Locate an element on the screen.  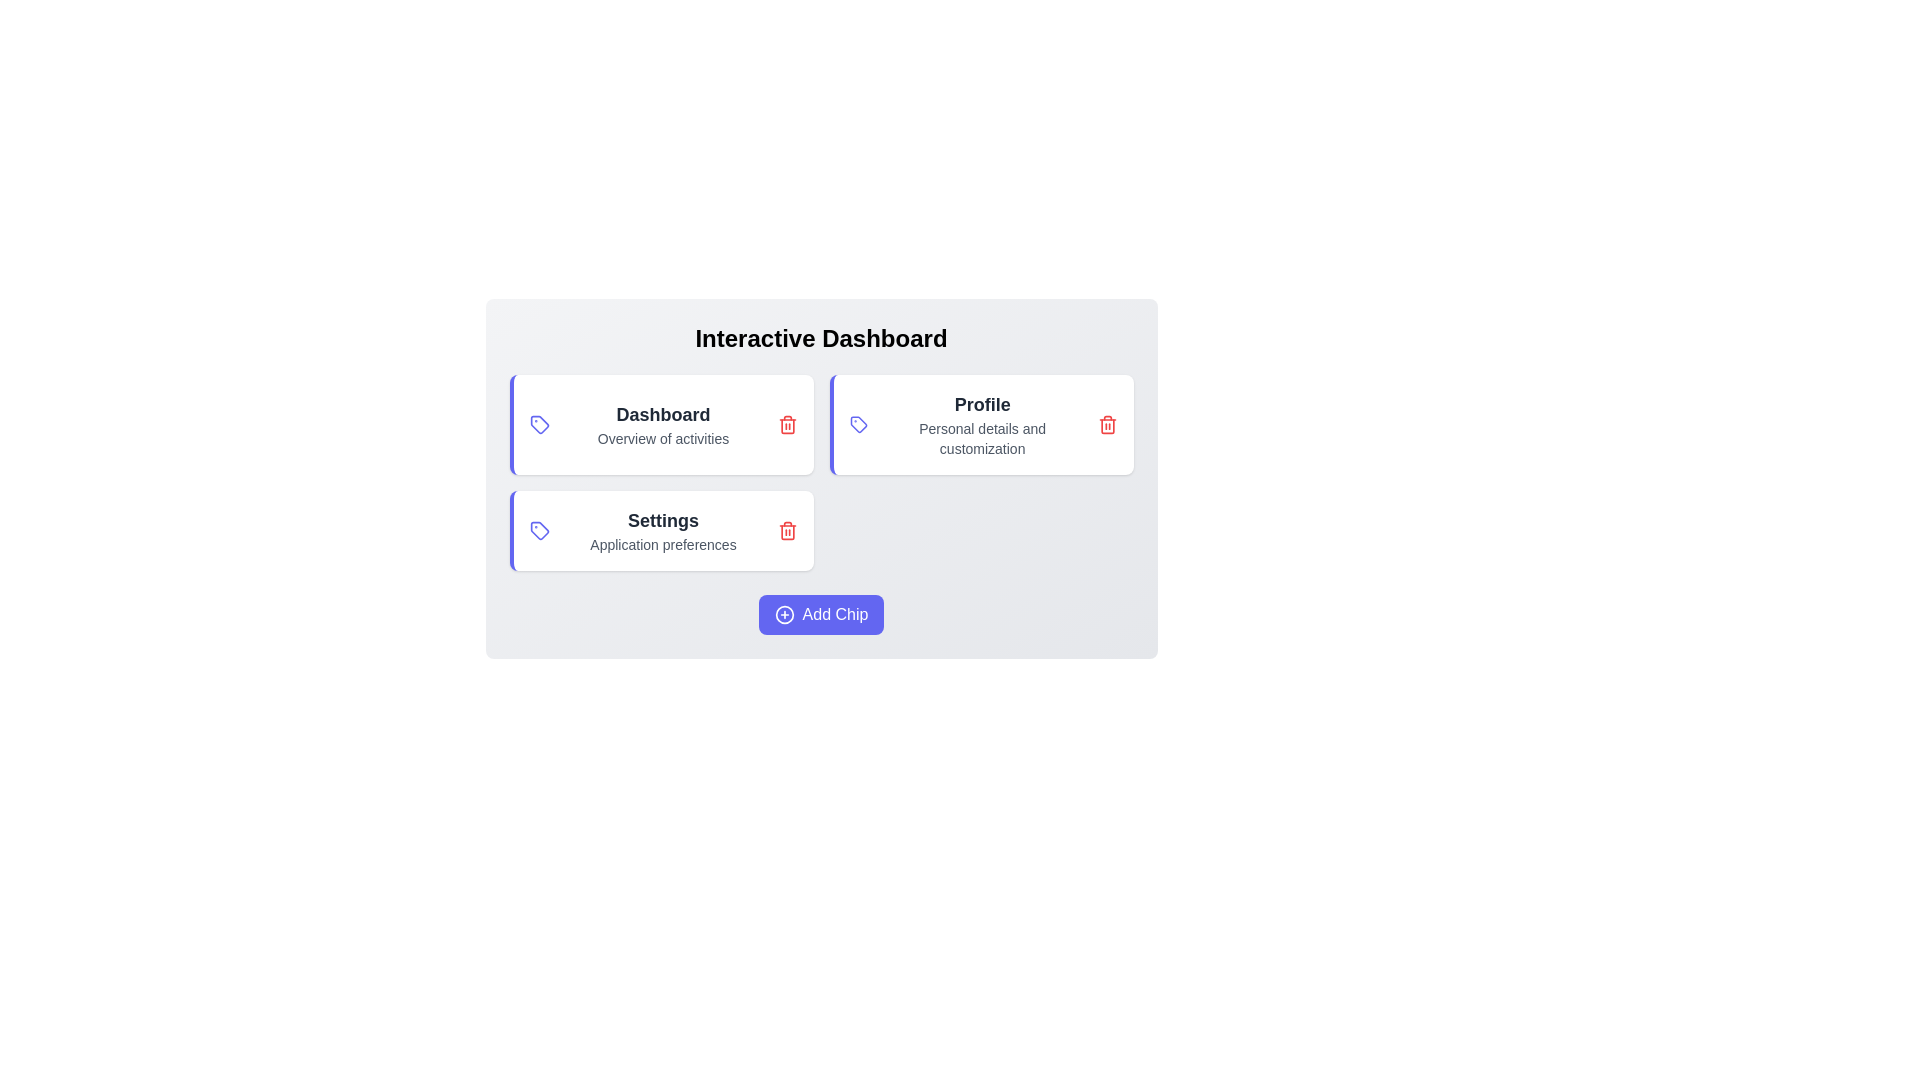
the 'Add Chip' button to add a new chip to the dashboard is located at coordinates (821, 613).